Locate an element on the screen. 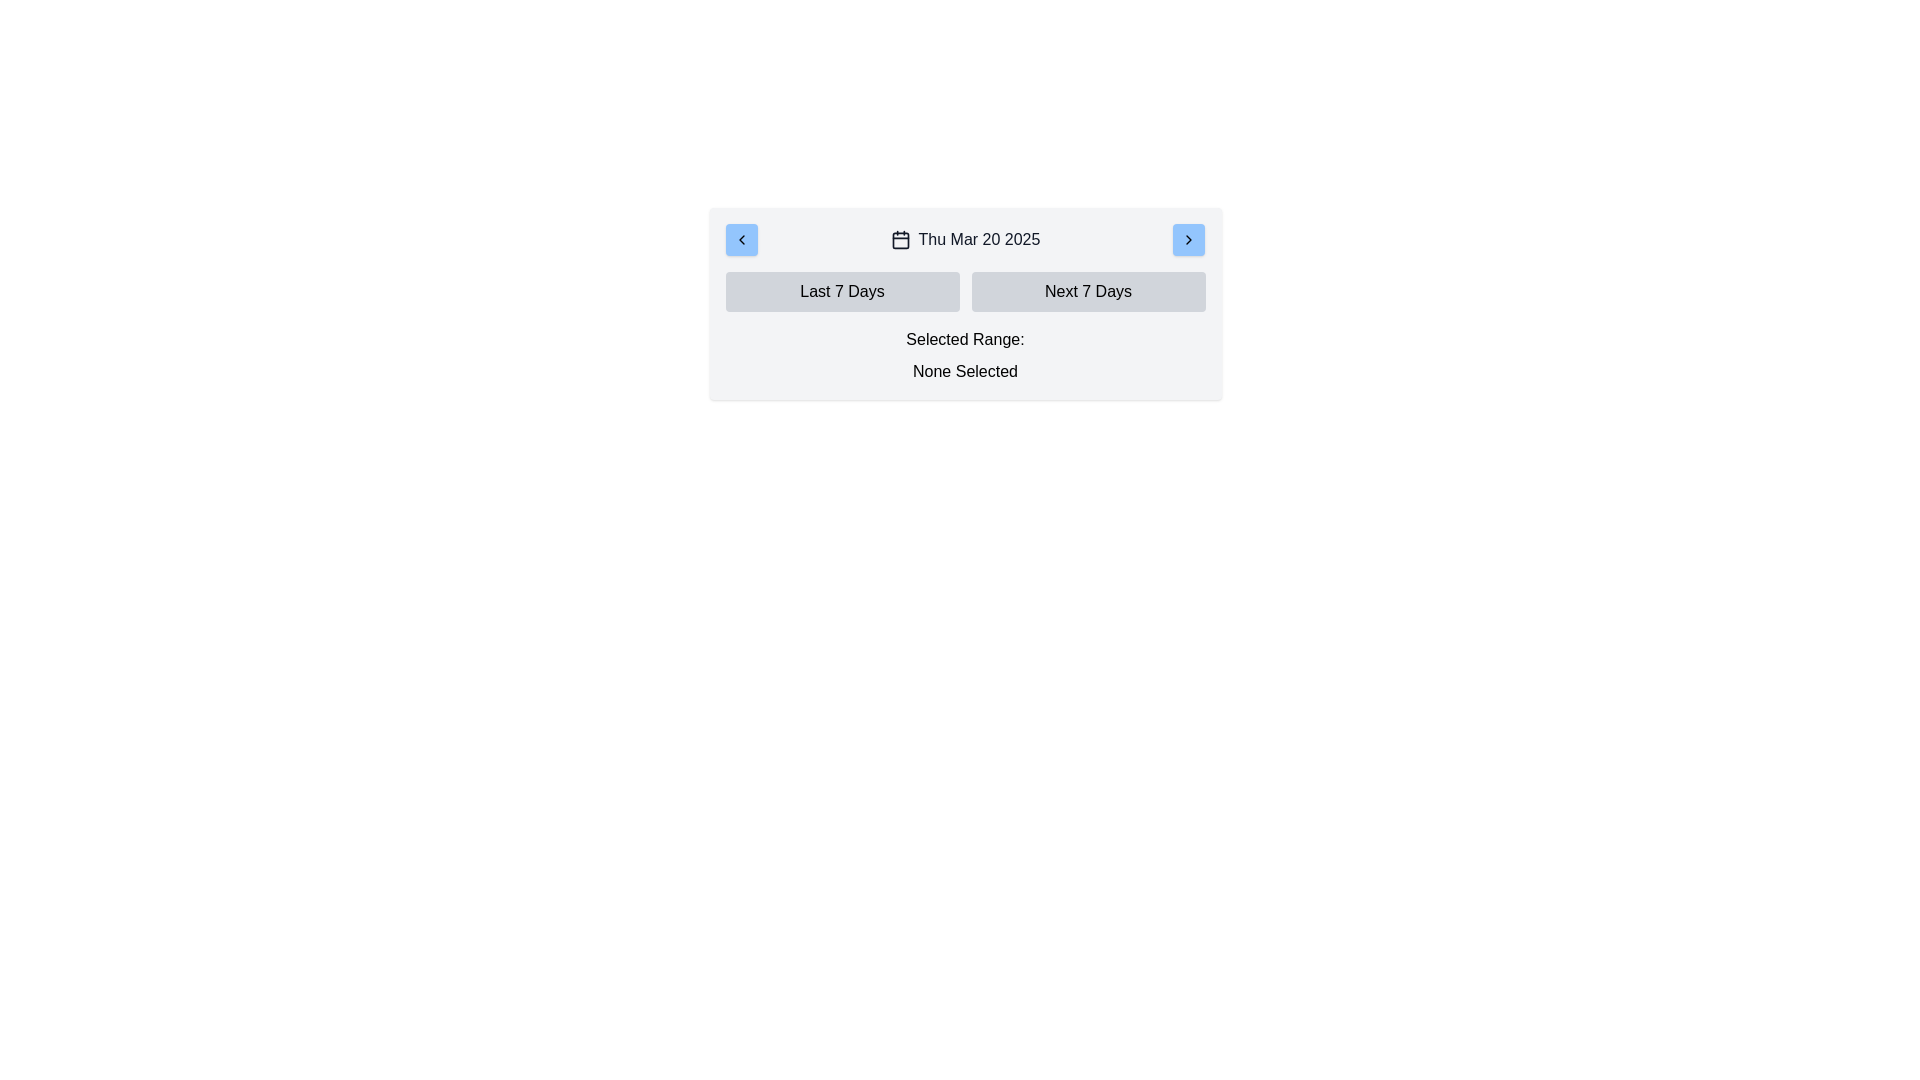 Image resolution: width=1920 pixels, height=1080 pixels. the text display showing the date 'Thu Mar 20 2025' is located at coordinates (965, 238).